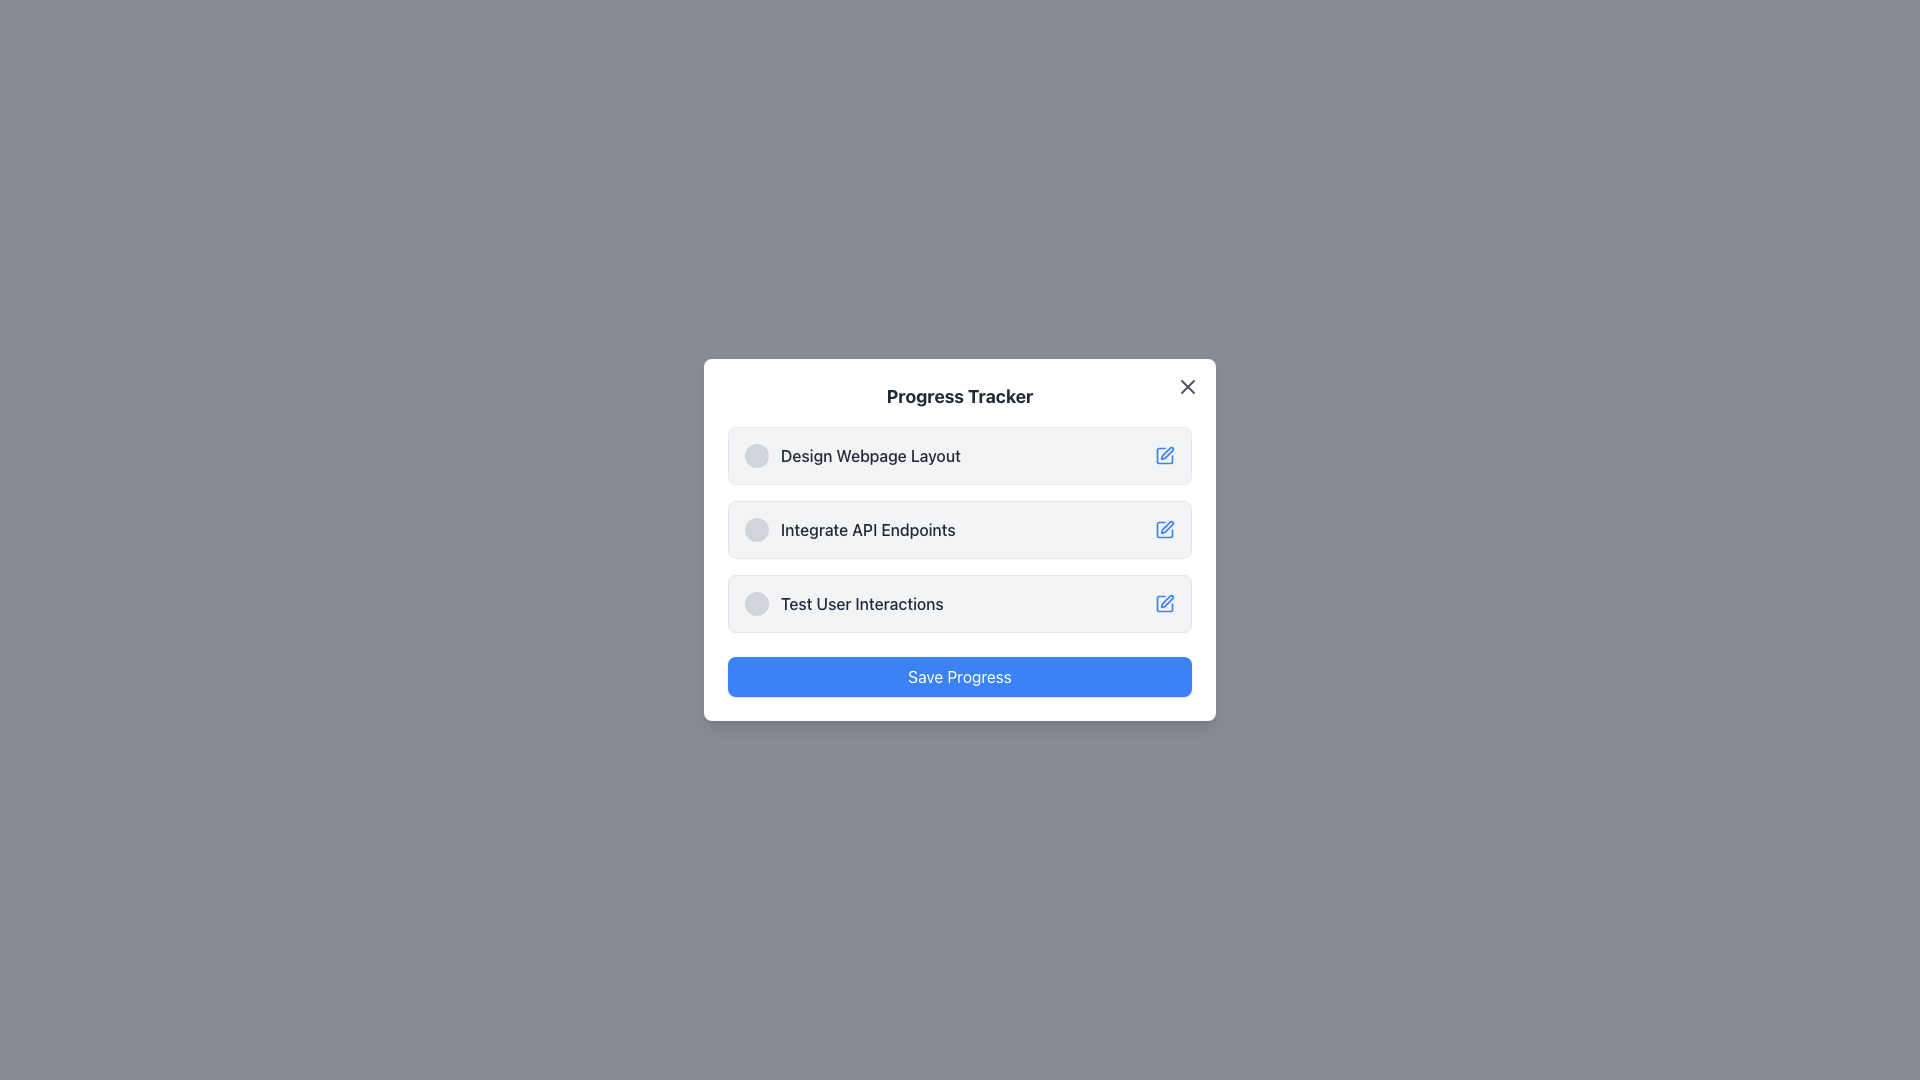 This screenshot has height=1080, width=1920. Describe the element at coordinates (1188, 386) in the screenshot. I see `the close button icon located in the upper-right corner of the 'Progress Tracker' modal dialog` at that location.